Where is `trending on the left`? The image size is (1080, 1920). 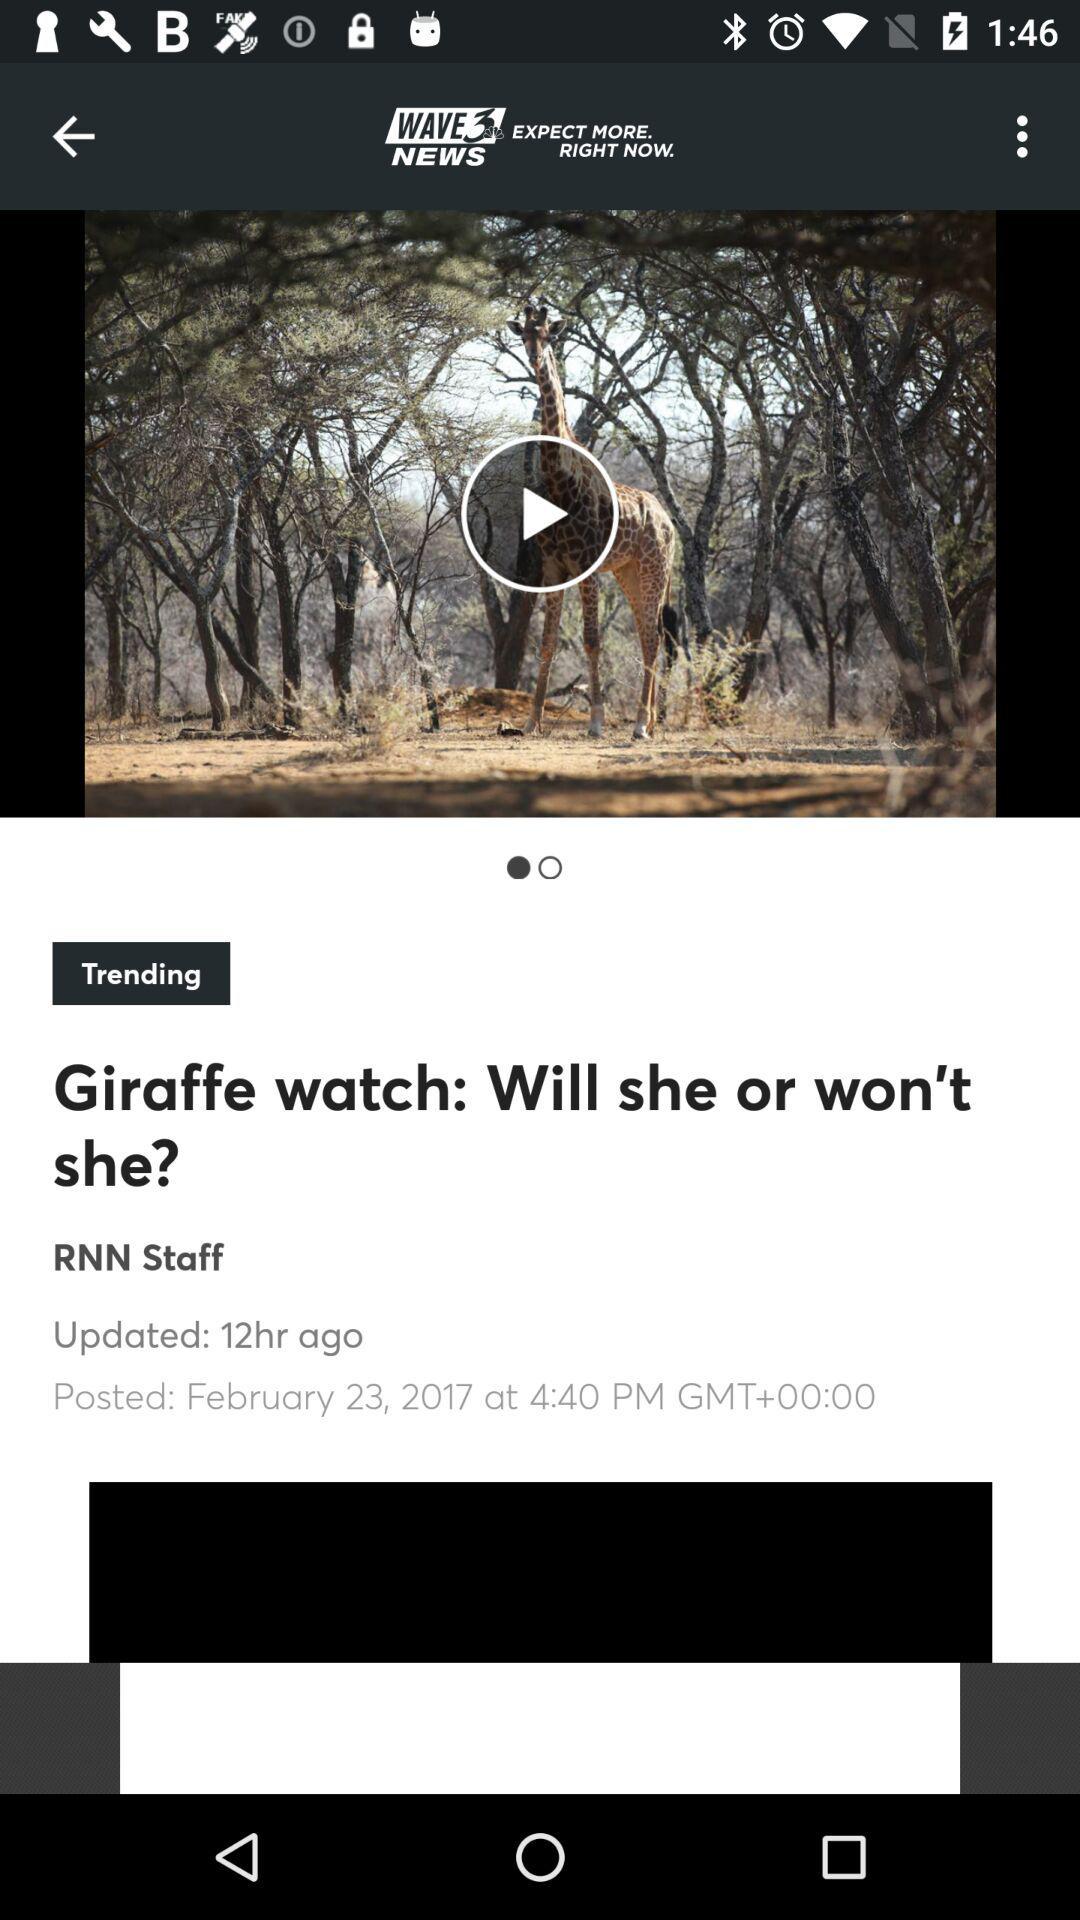
trending on the left is located at coordinates (140, 973).